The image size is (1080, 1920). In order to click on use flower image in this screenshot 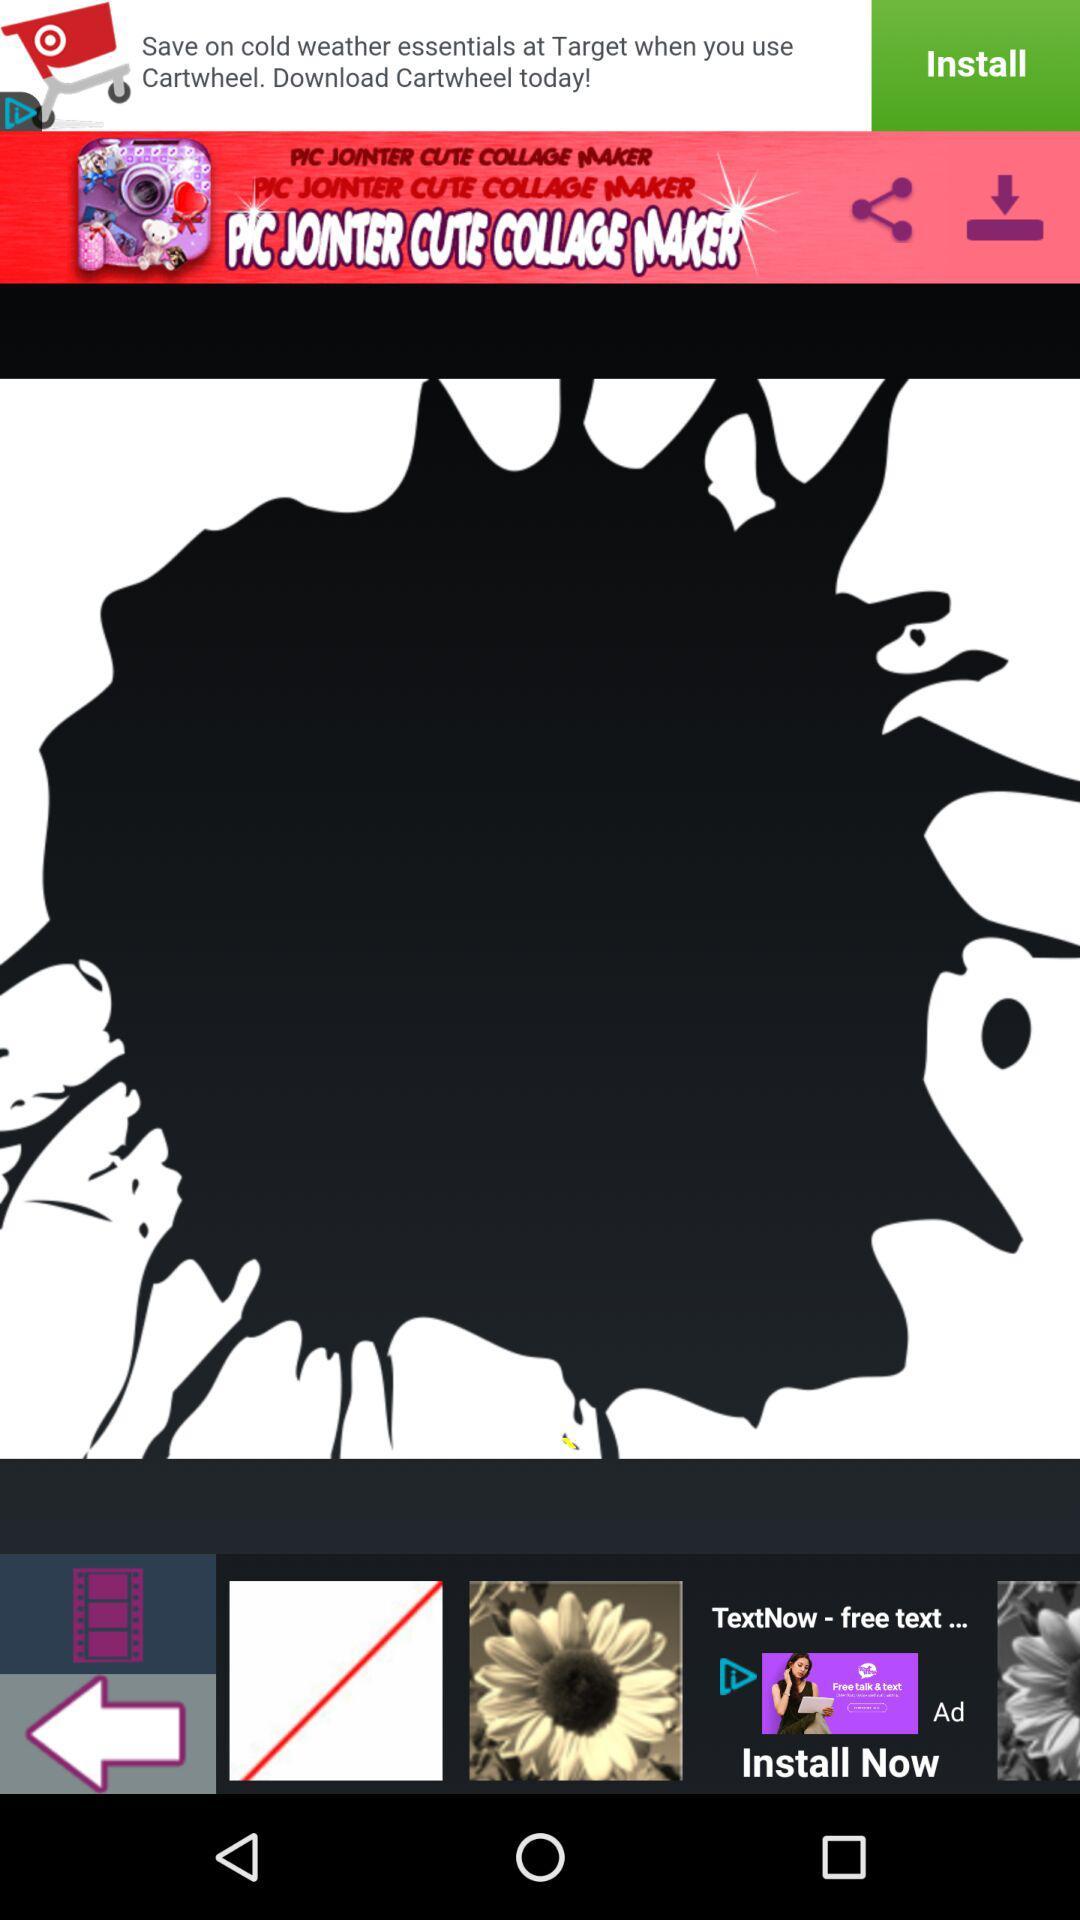, I will do `click(575, 1674)`.